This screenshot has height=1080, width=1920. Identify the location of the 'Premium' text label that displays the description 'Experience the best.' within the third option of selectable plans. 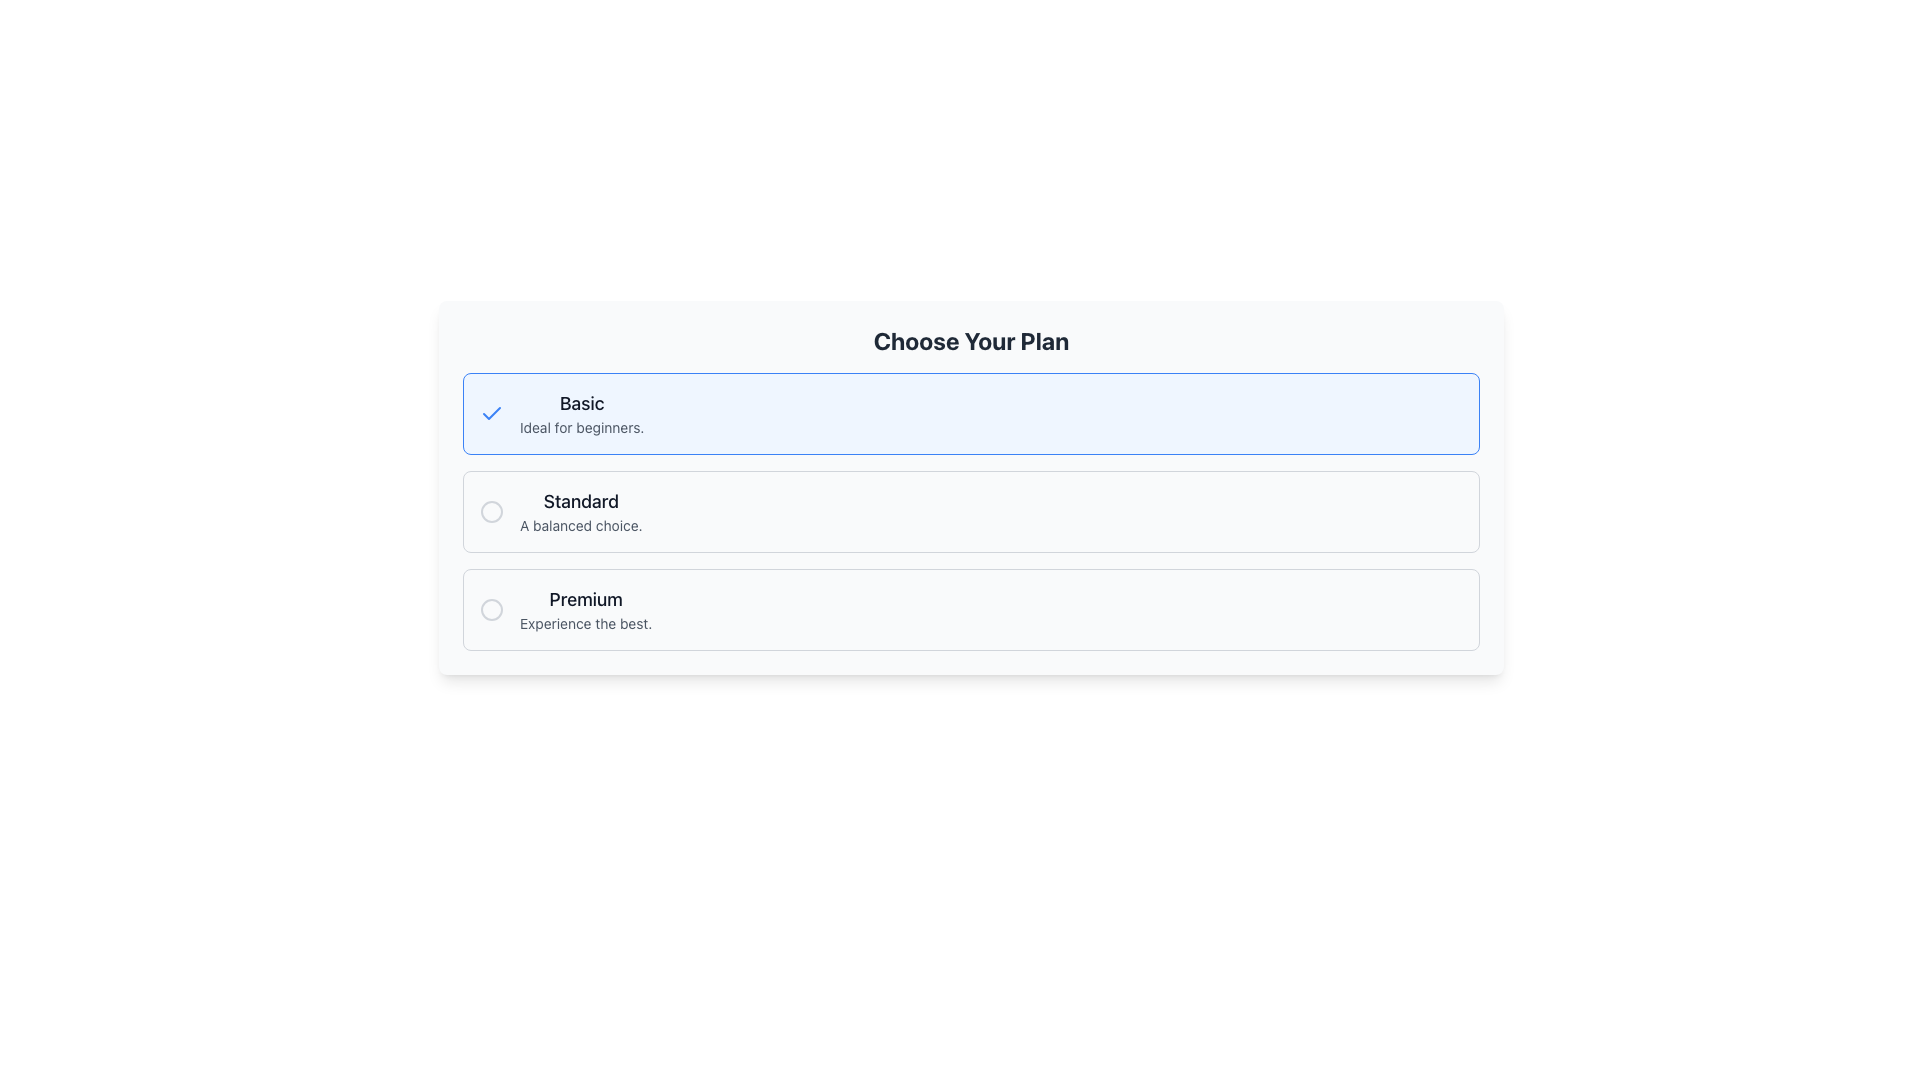
(585, 608).